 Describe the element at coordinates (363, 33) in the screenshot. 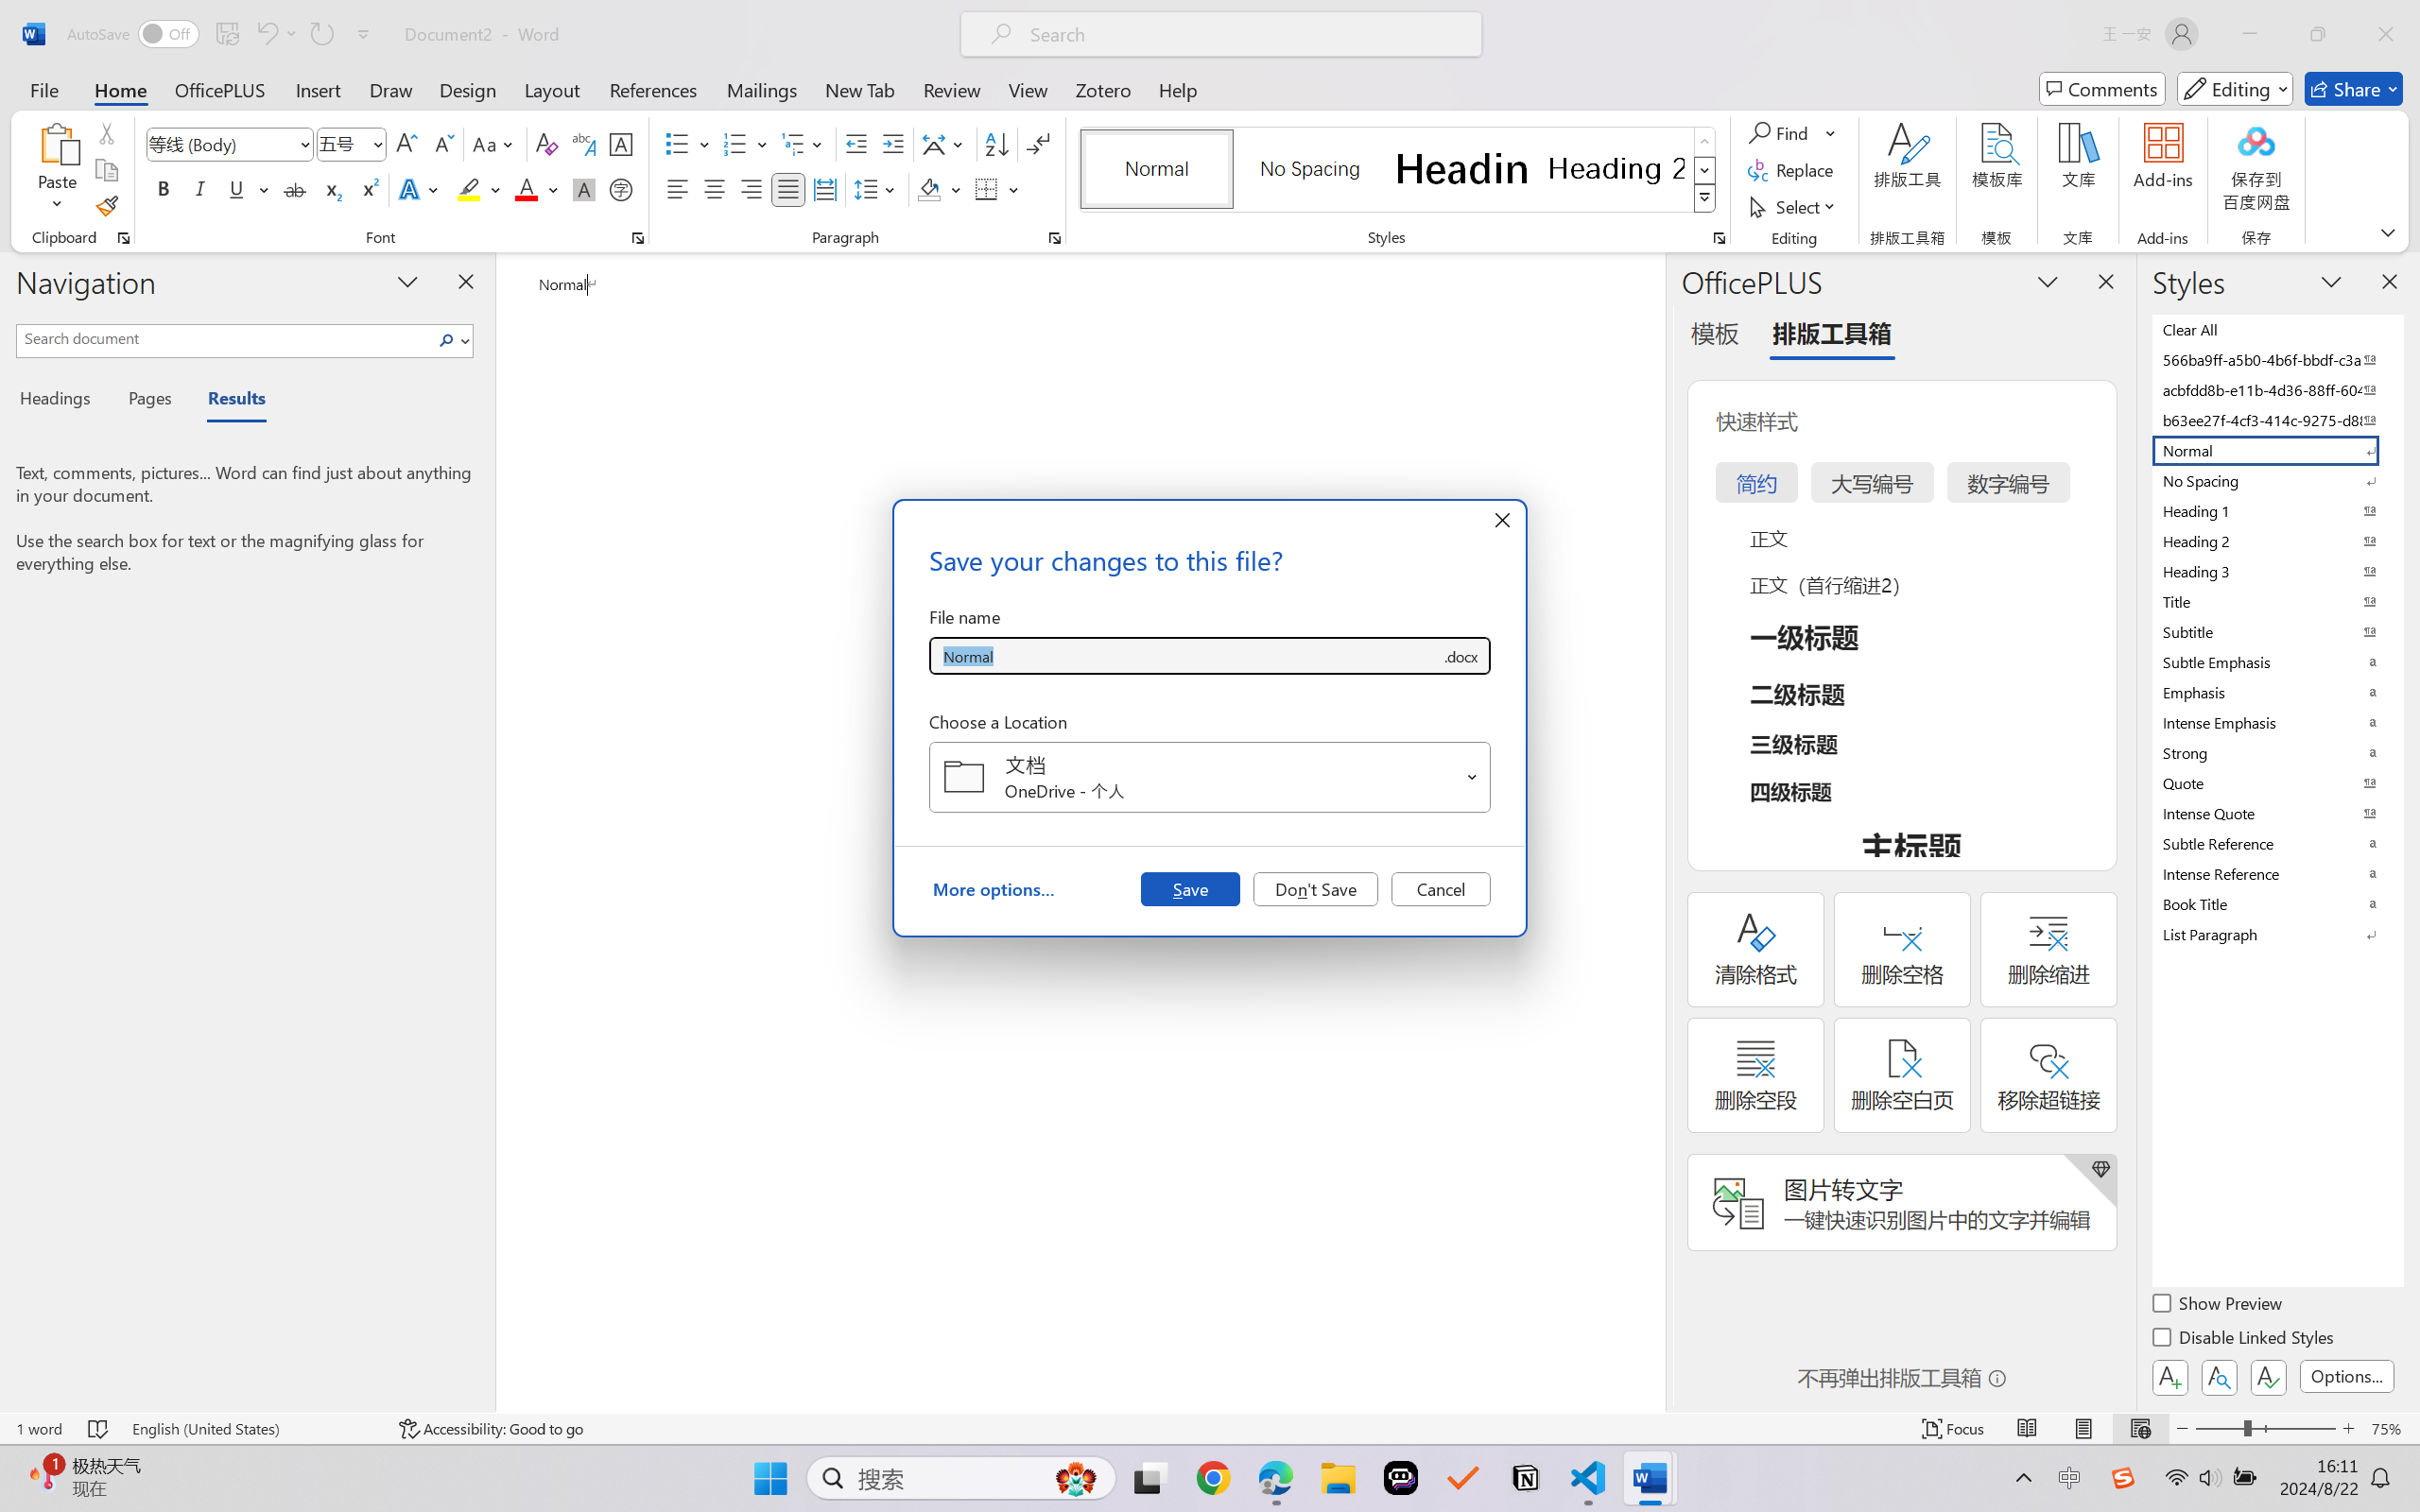

I see `'Customize Quick Access Toolbar'` at that location.